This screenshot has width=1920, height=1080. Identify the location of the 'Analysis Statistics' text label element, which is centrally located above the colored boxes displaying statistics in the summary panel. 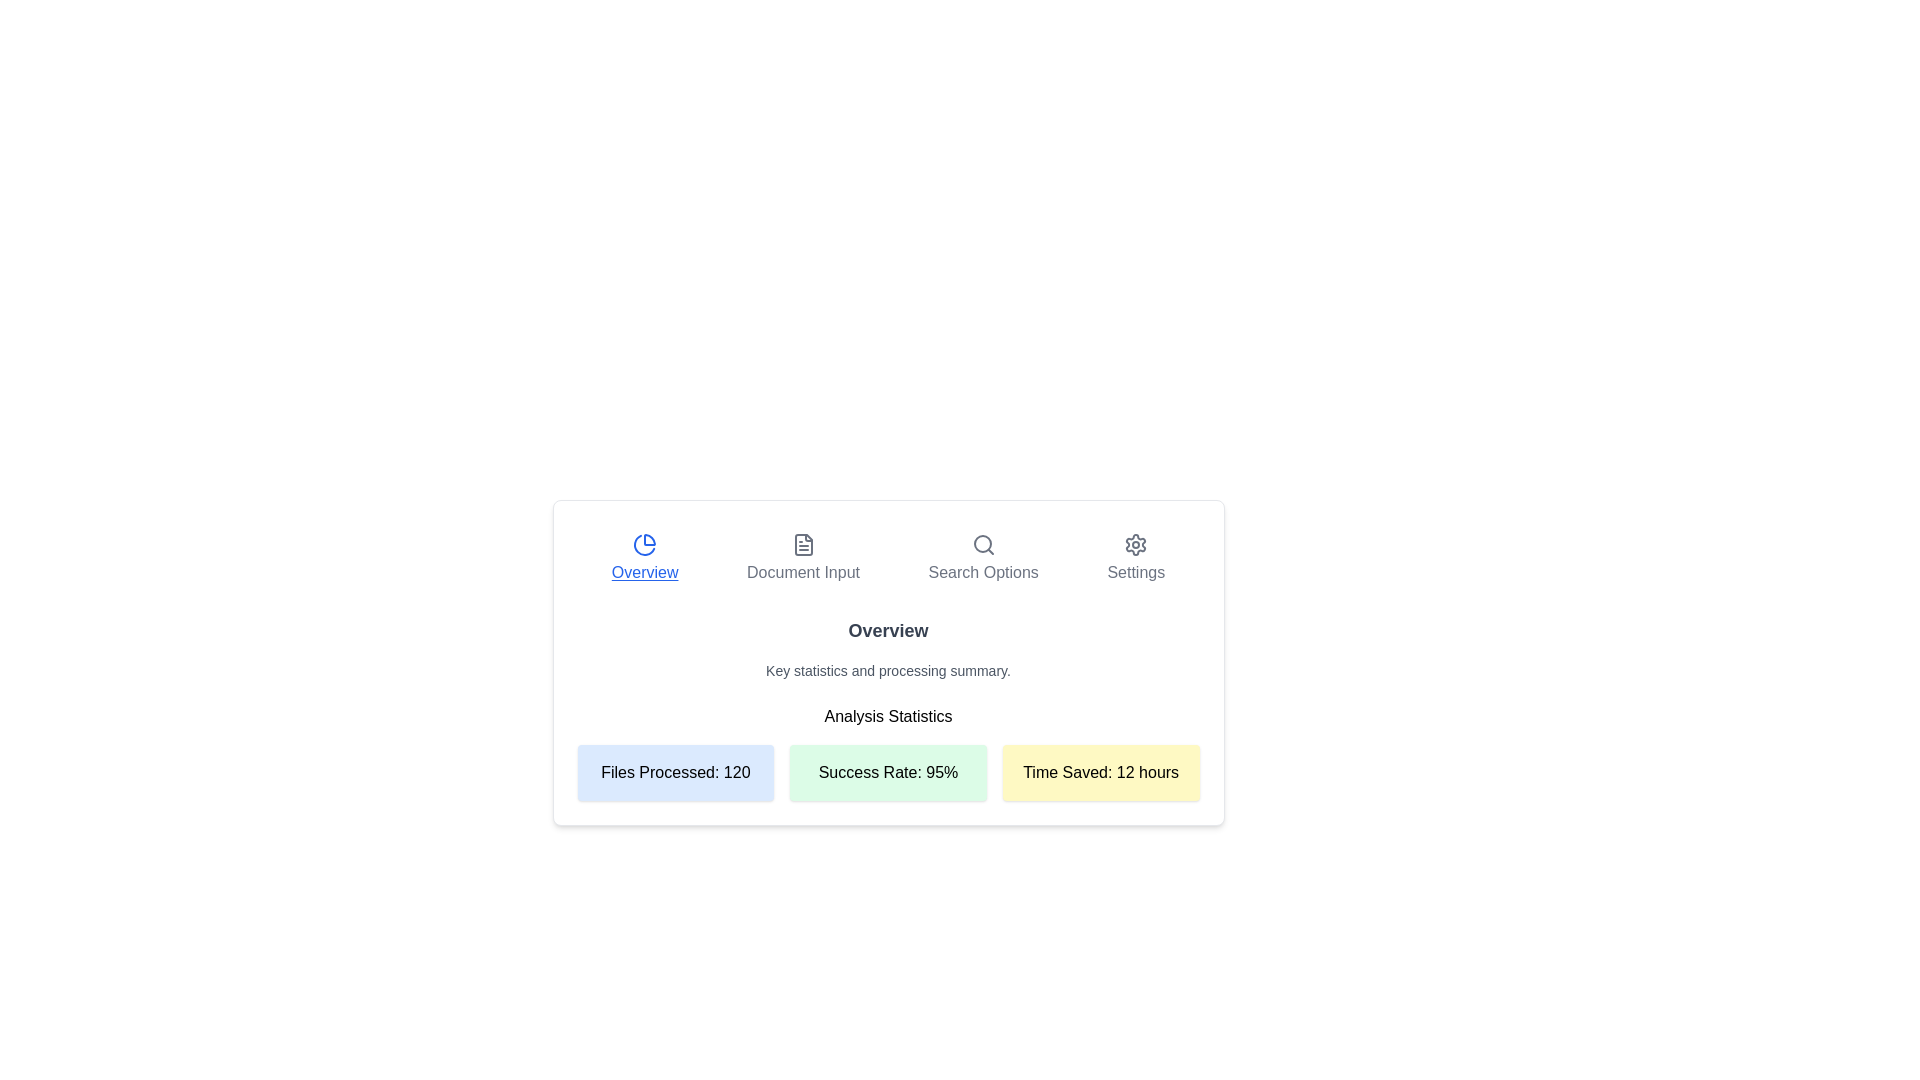
(887, 708).